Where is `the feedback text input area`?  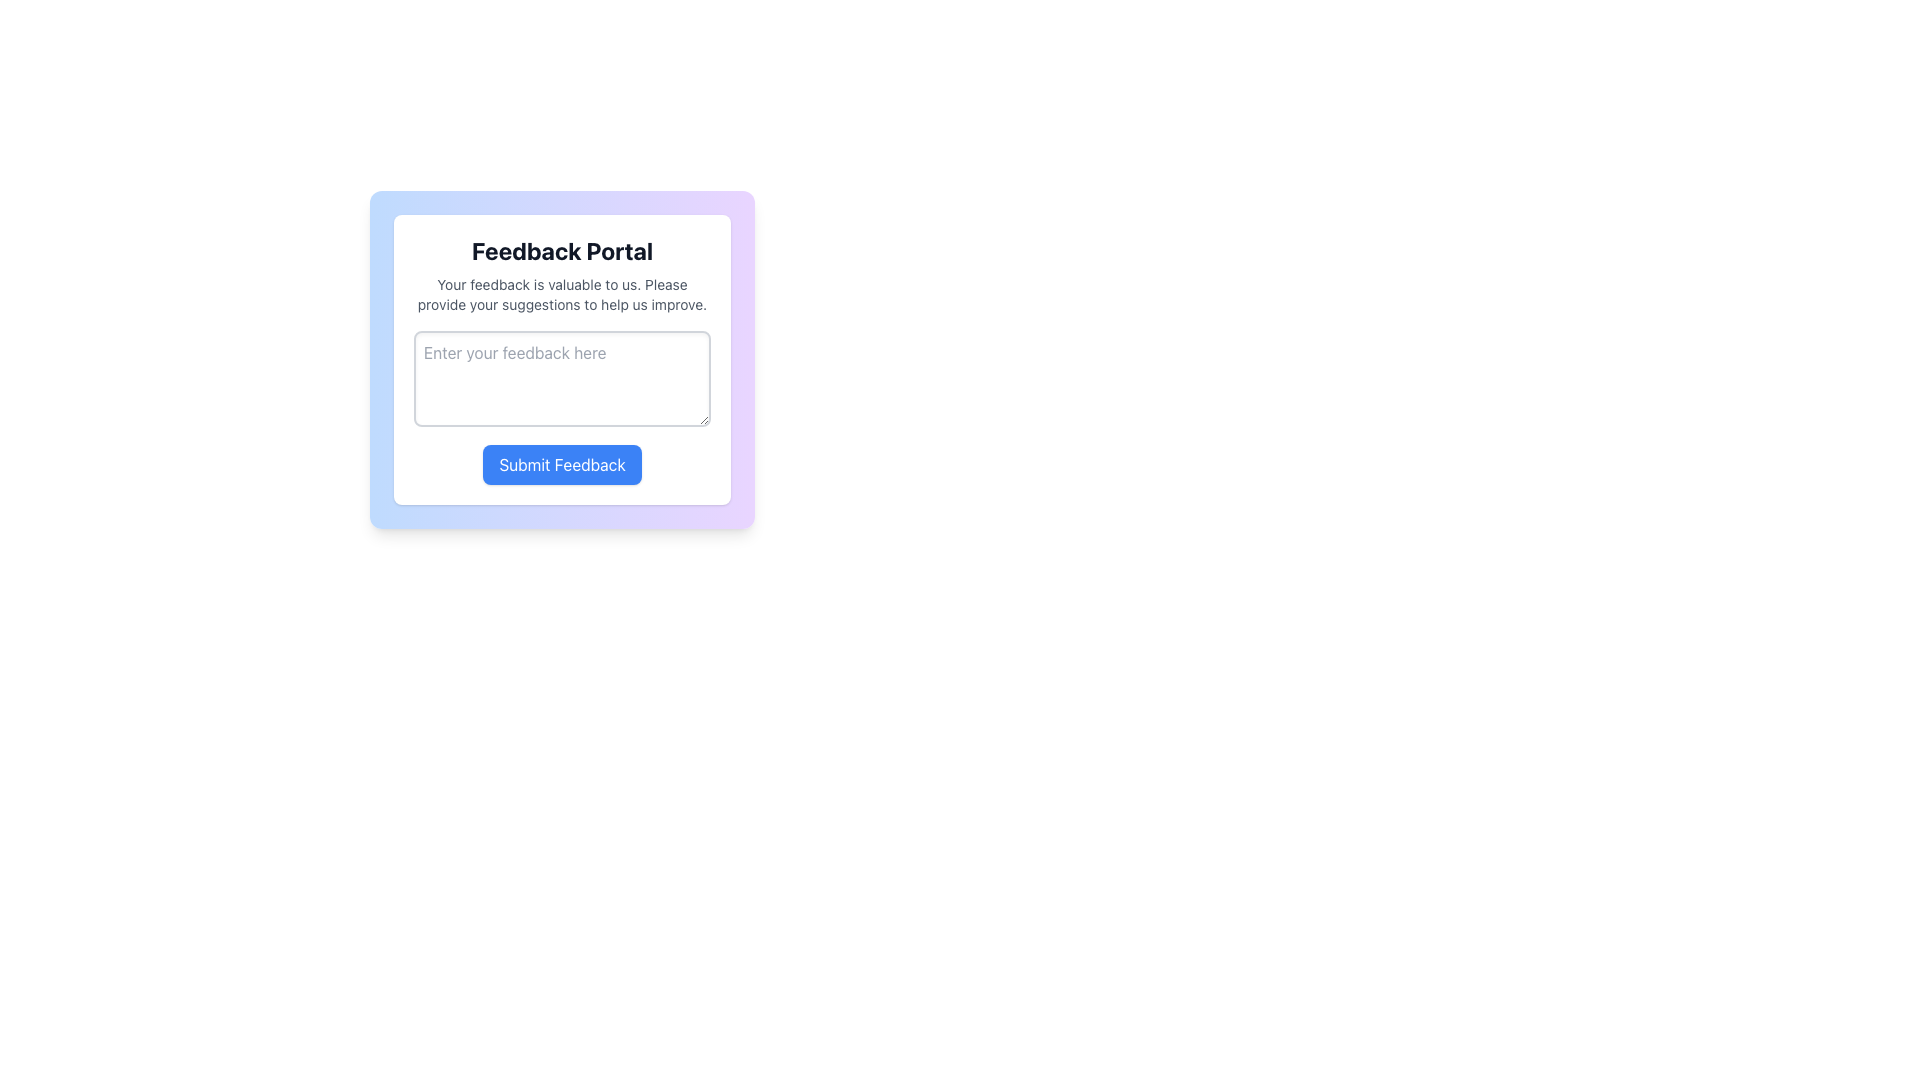 the feedback text input area is located at coordinates (561, 407).